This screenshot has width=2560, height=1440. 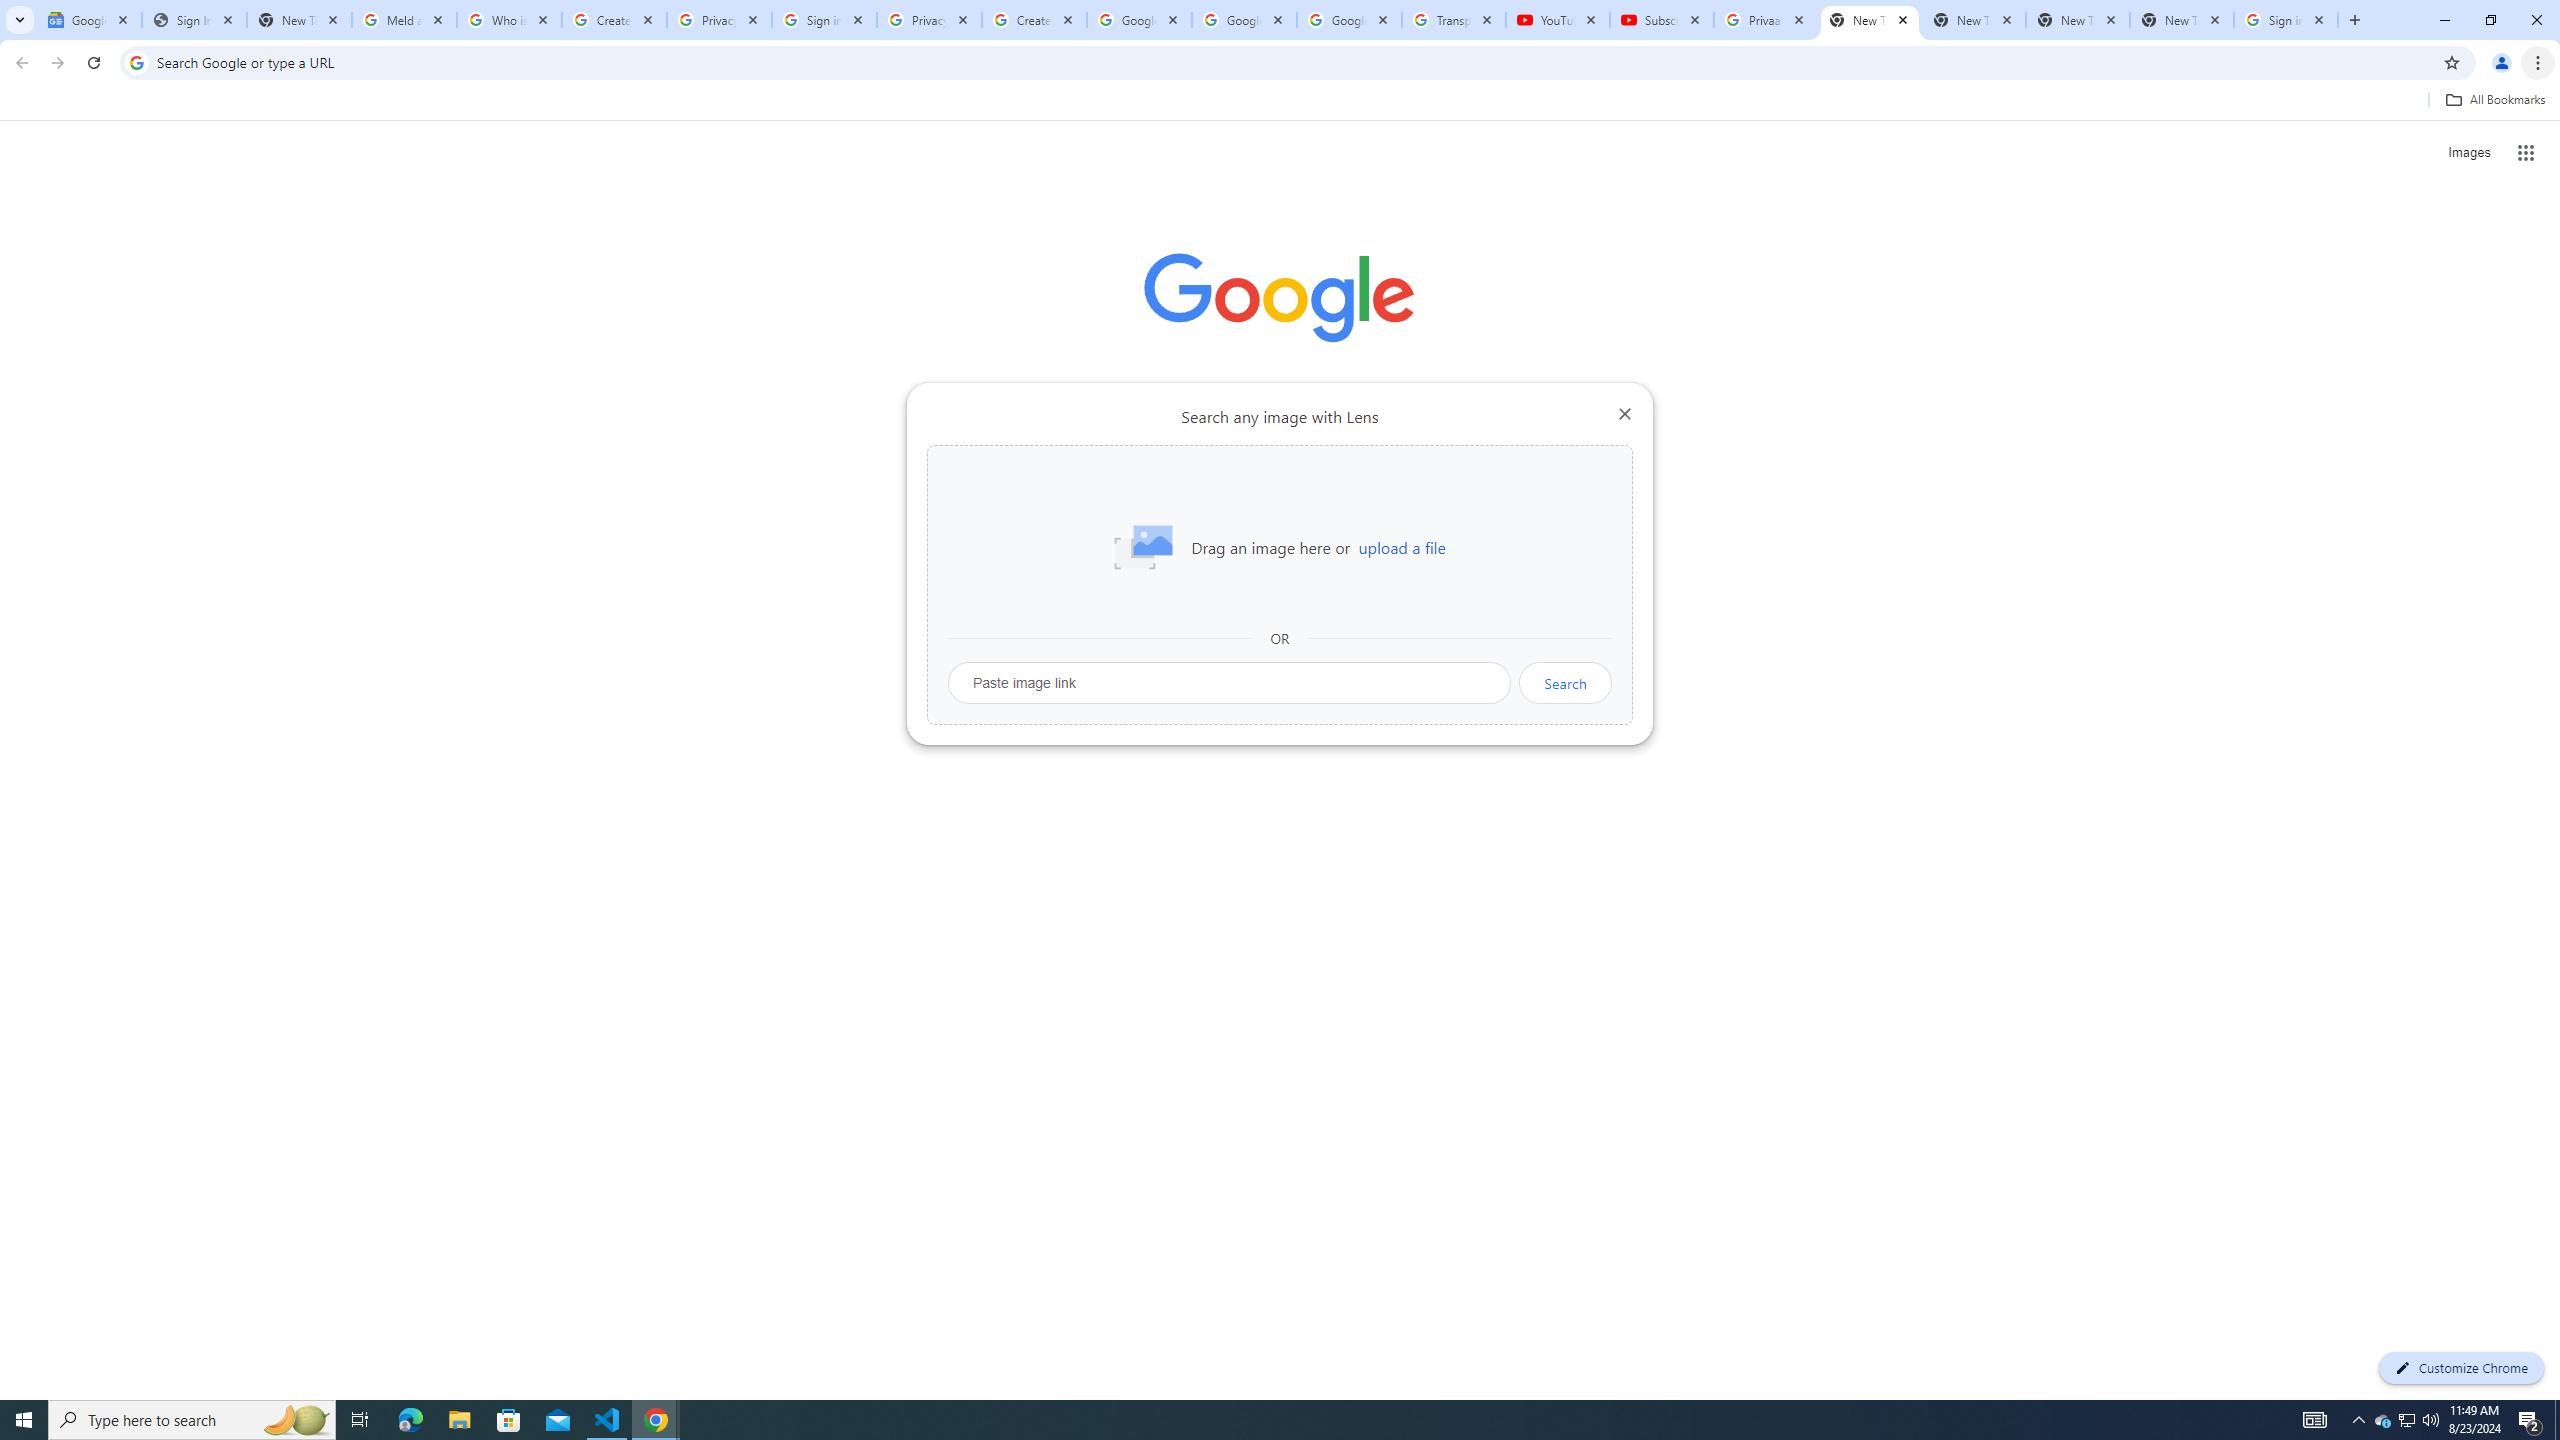 I want to click on 'All Bookmarks', so click(x=2494, y=99).